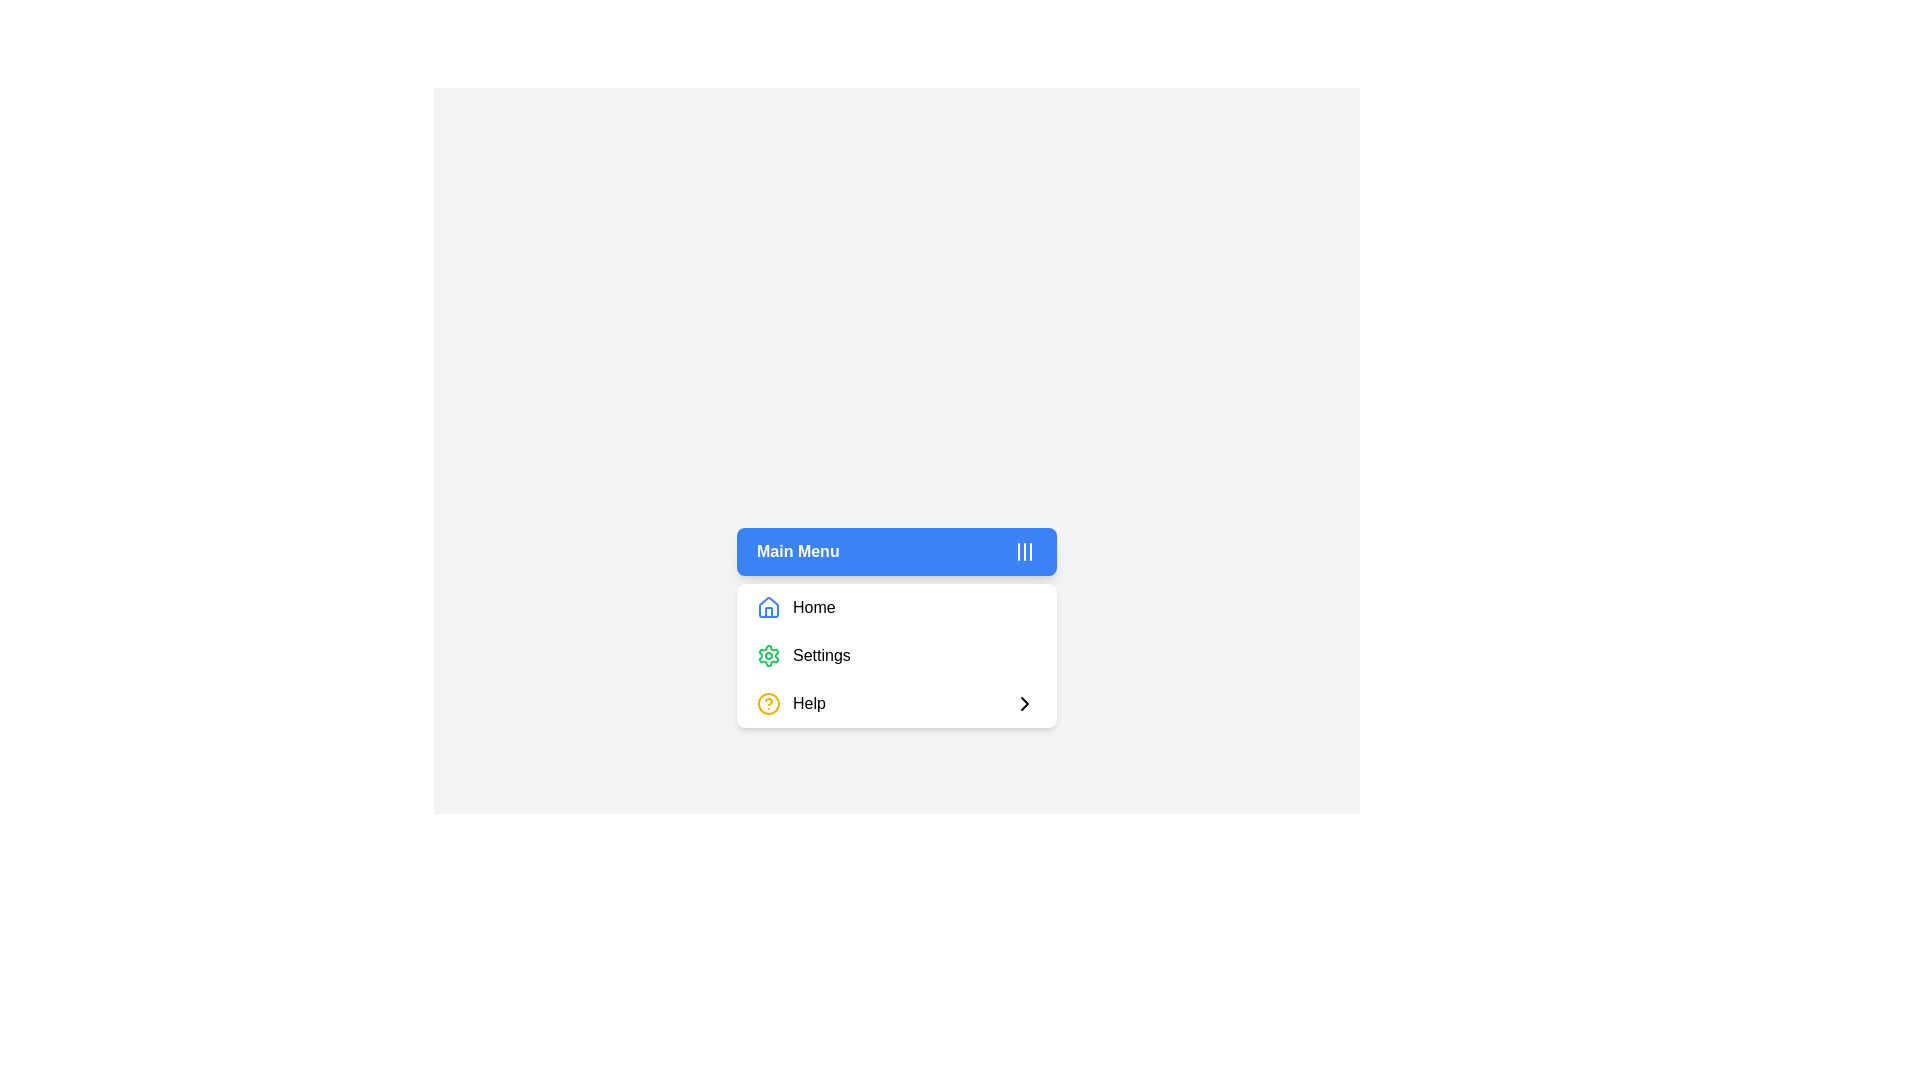 The width and height of the screenshot is (1920, 1080). I want to click on the 'Settings' menu option, which is the second item in the Main Menu, so click(896, 655).